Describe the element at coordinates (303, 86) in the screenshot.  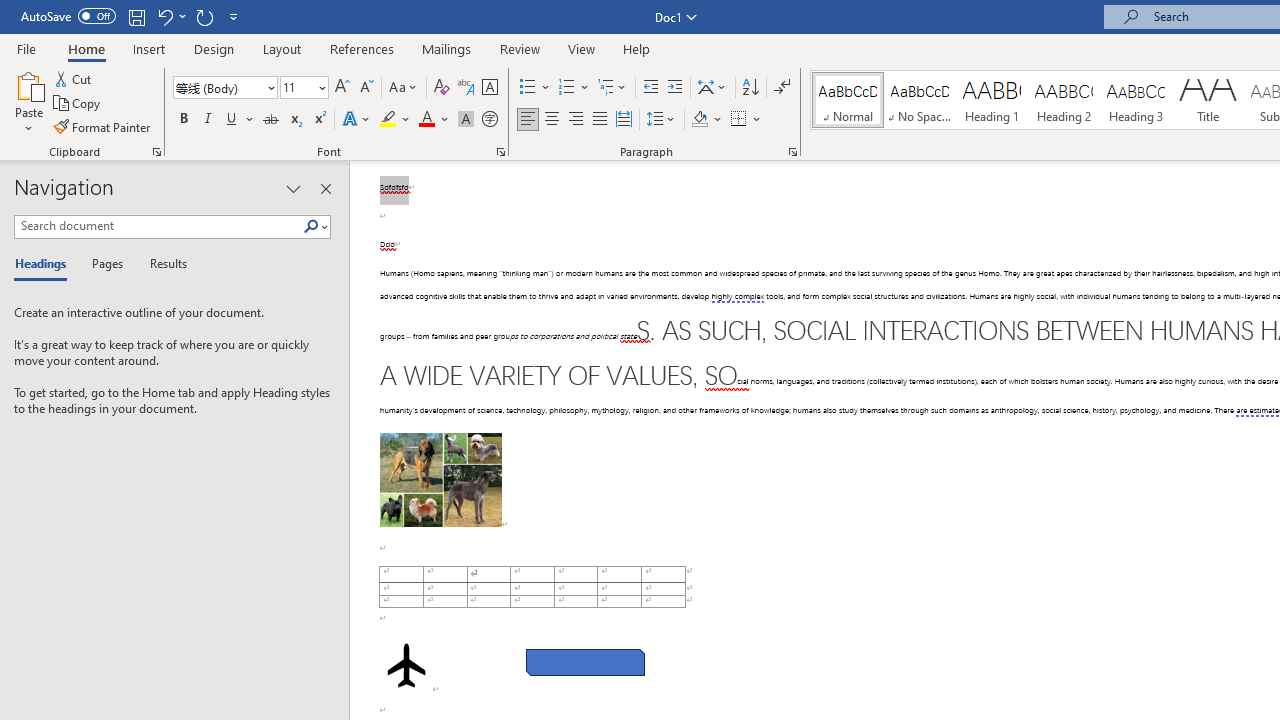
I see `'Font Size'` at that location.